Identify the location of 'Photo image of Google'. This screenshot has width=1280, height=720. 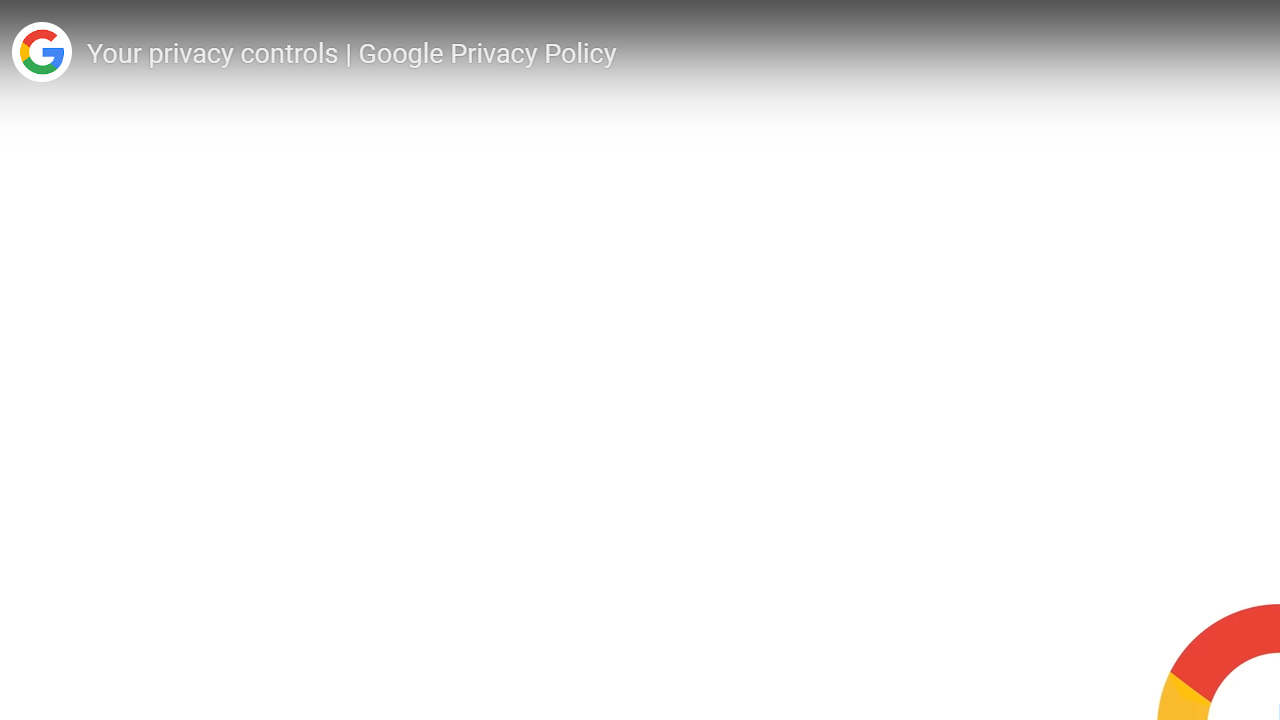
(41, 51).